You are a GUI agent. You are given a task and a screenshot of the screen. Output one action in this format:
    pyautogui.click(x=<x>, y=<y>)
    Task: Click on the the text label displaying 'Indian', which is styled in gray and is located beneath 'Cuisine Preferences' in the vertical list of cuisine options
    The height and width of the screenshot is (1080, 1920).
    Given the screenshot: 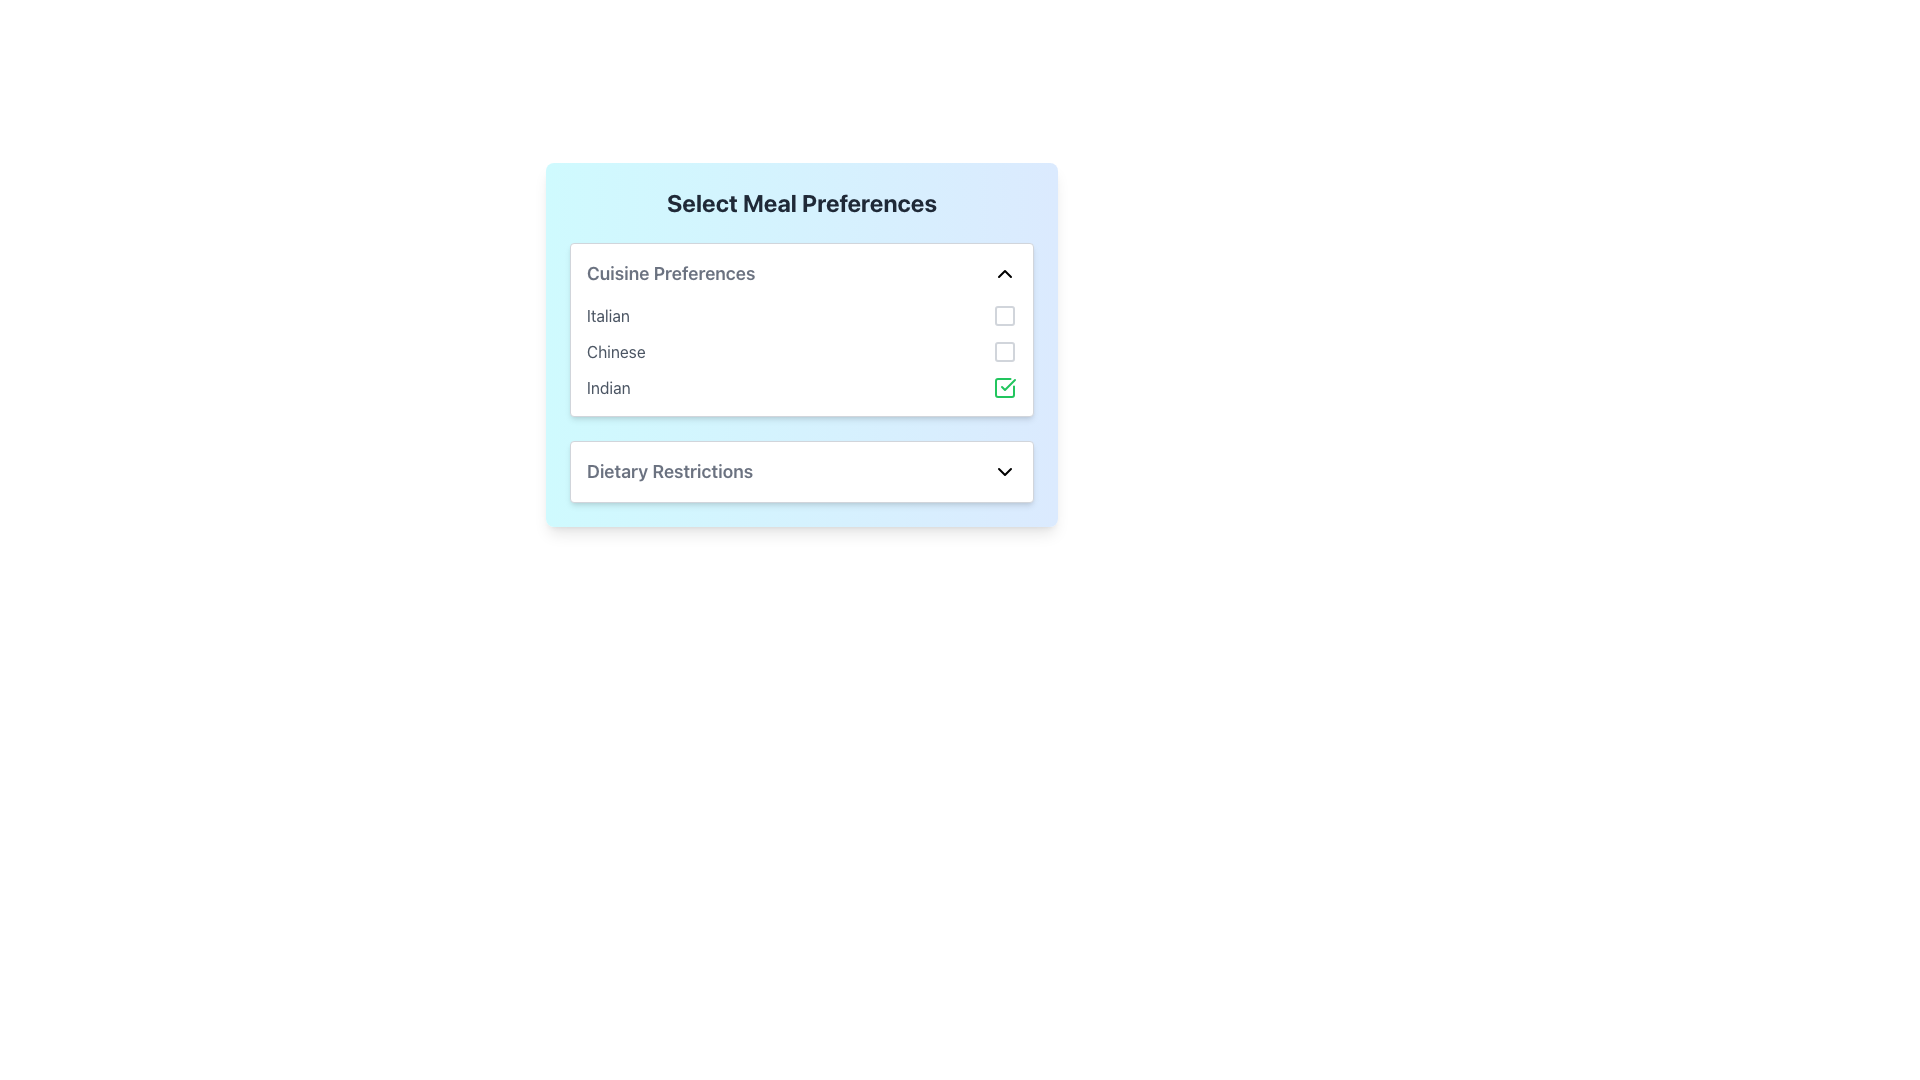 What is the action you would take?
    pyautogui.click(x=607, y=388)
    